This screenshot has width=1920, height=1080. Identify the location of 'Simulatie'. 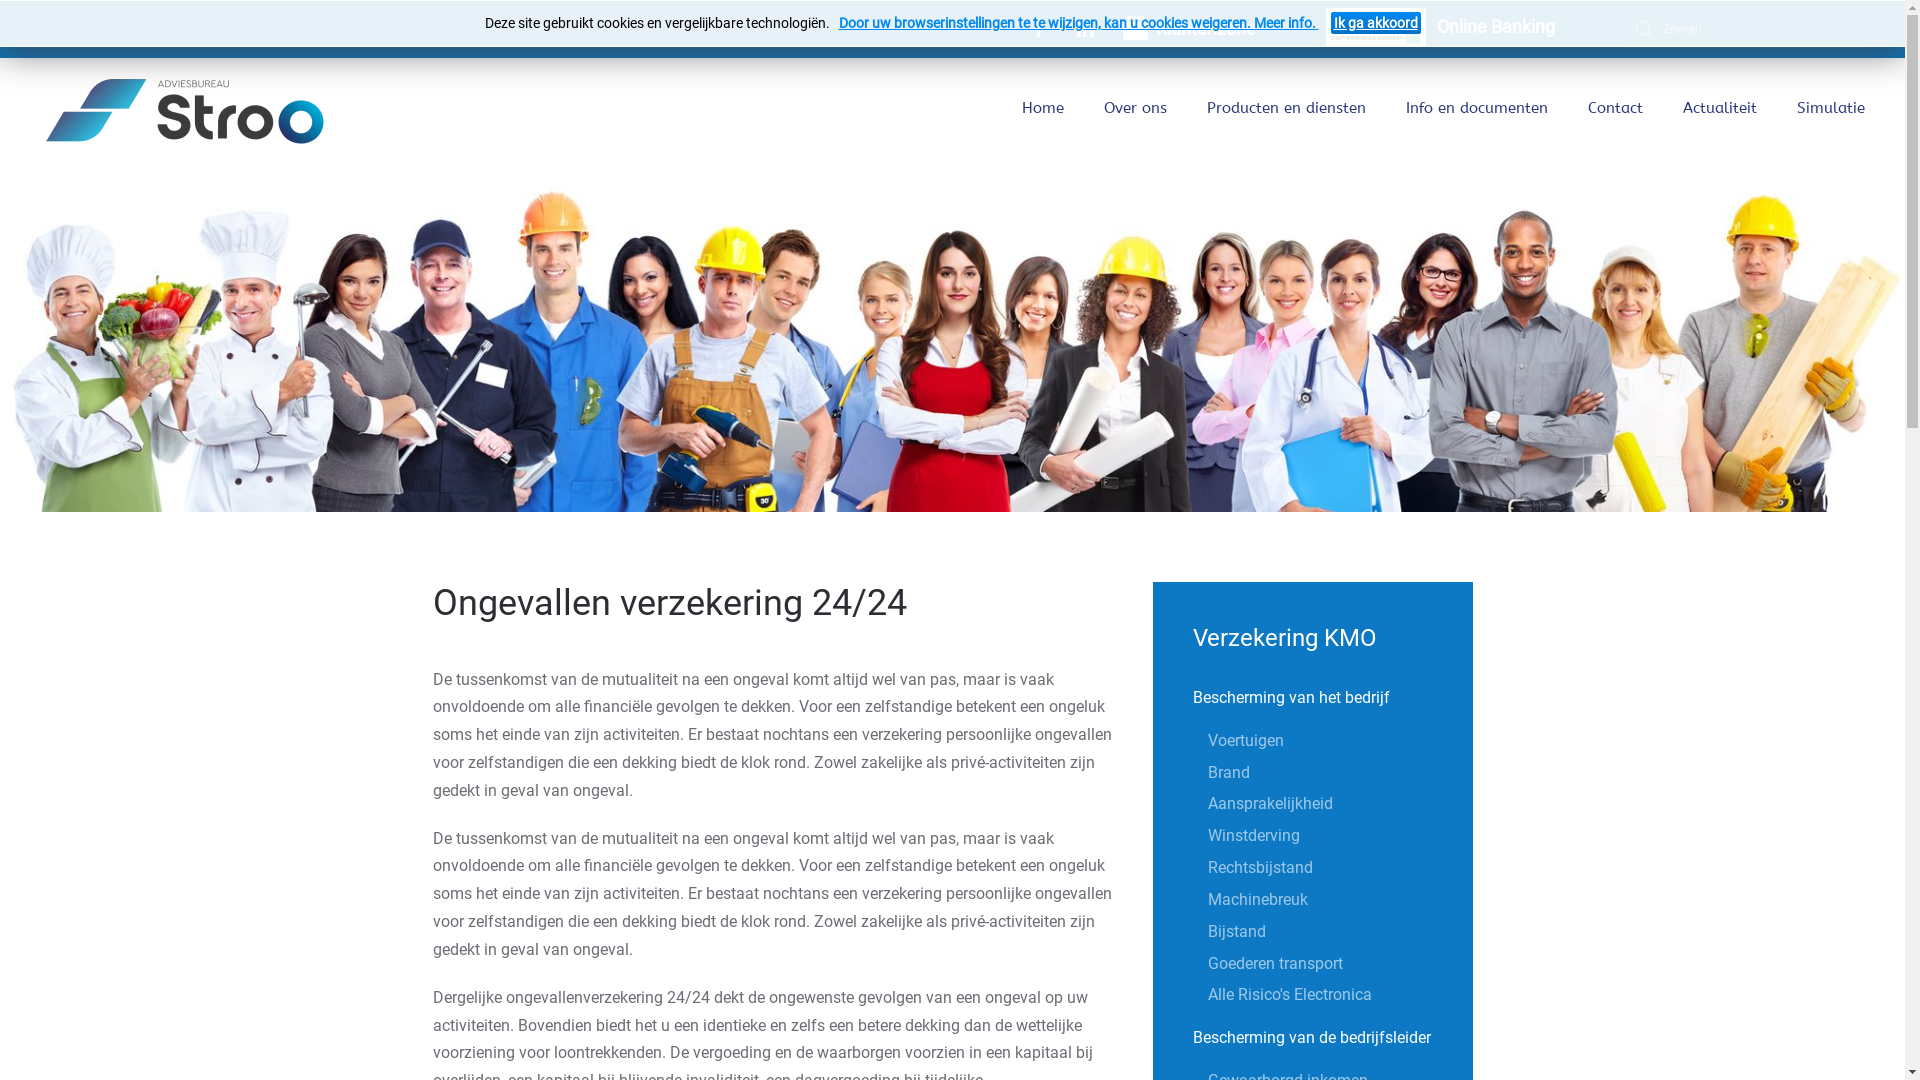
(1830, 108).